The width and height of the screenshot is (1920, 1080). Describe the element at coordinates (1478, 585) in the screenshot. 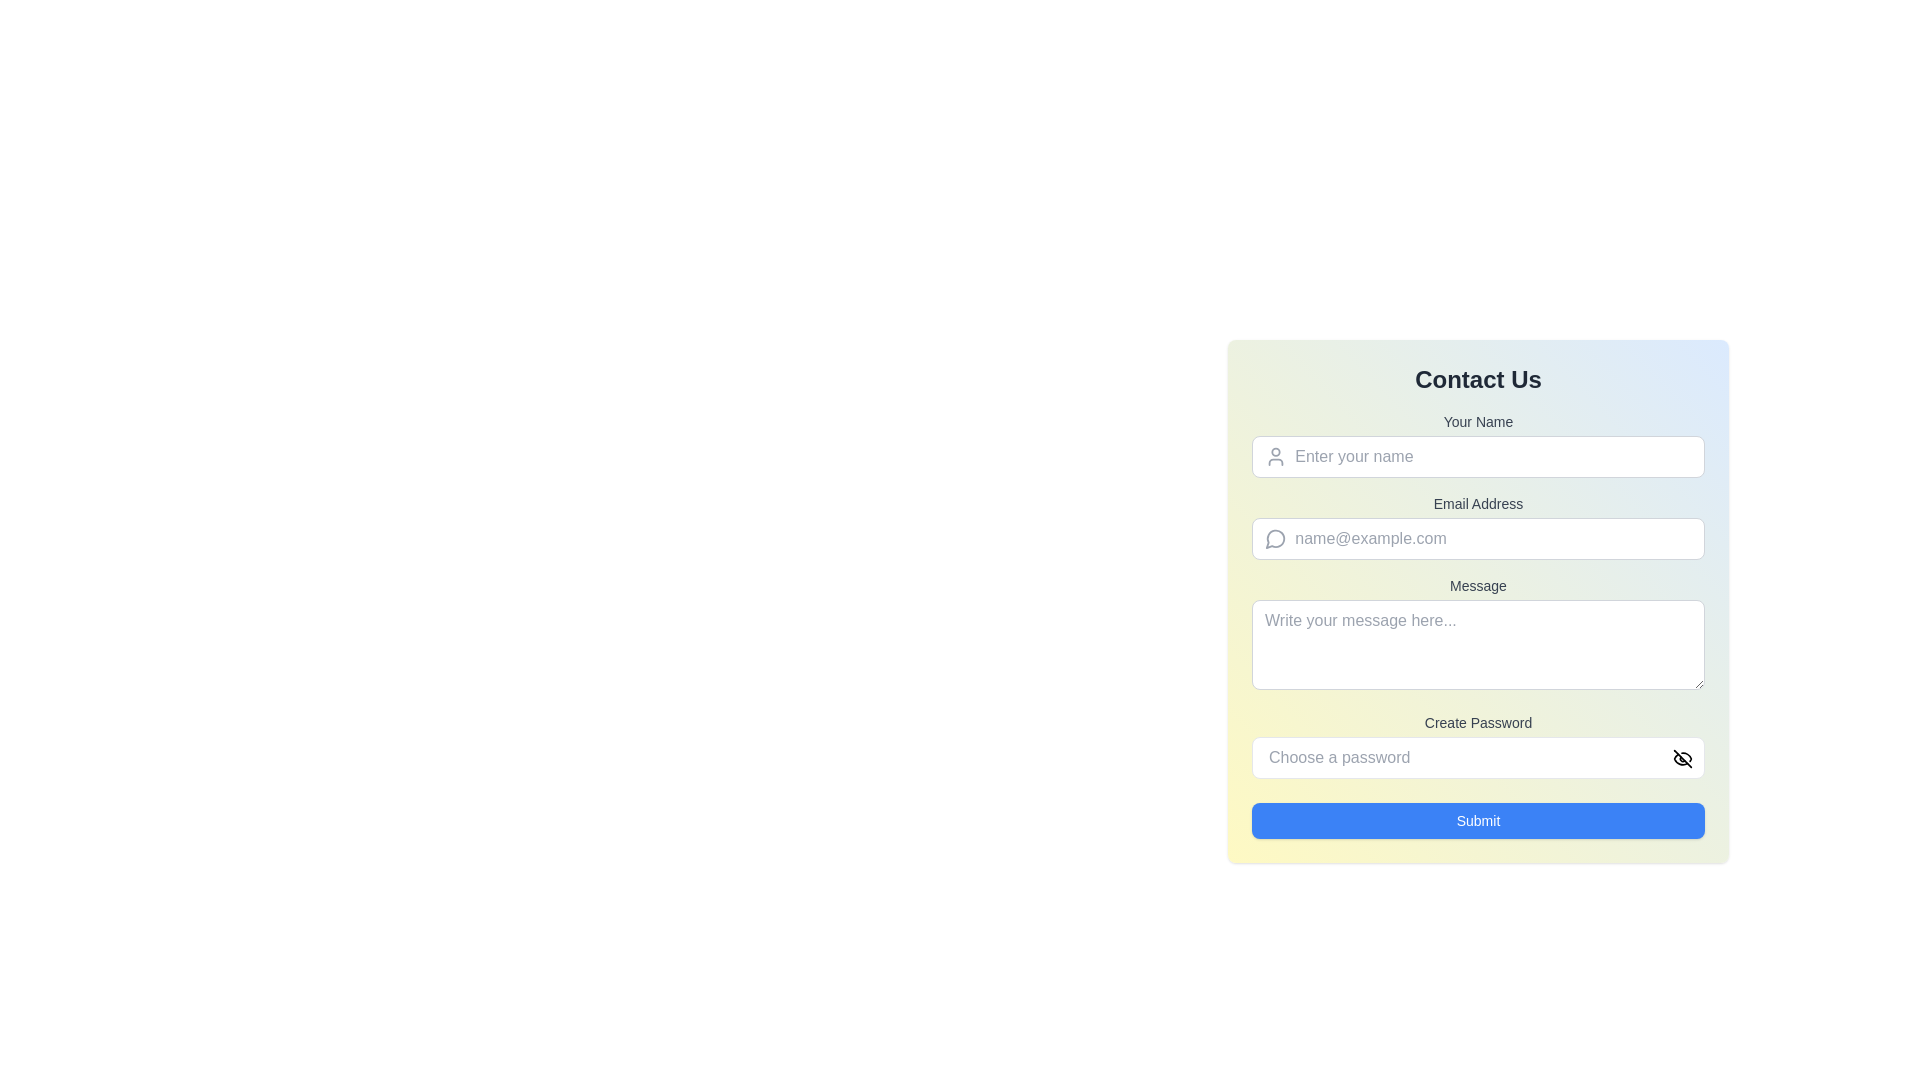

I see `the text label located at the center-right of the form, which indicates the purpose of the multiline input field for user messages` at that location.